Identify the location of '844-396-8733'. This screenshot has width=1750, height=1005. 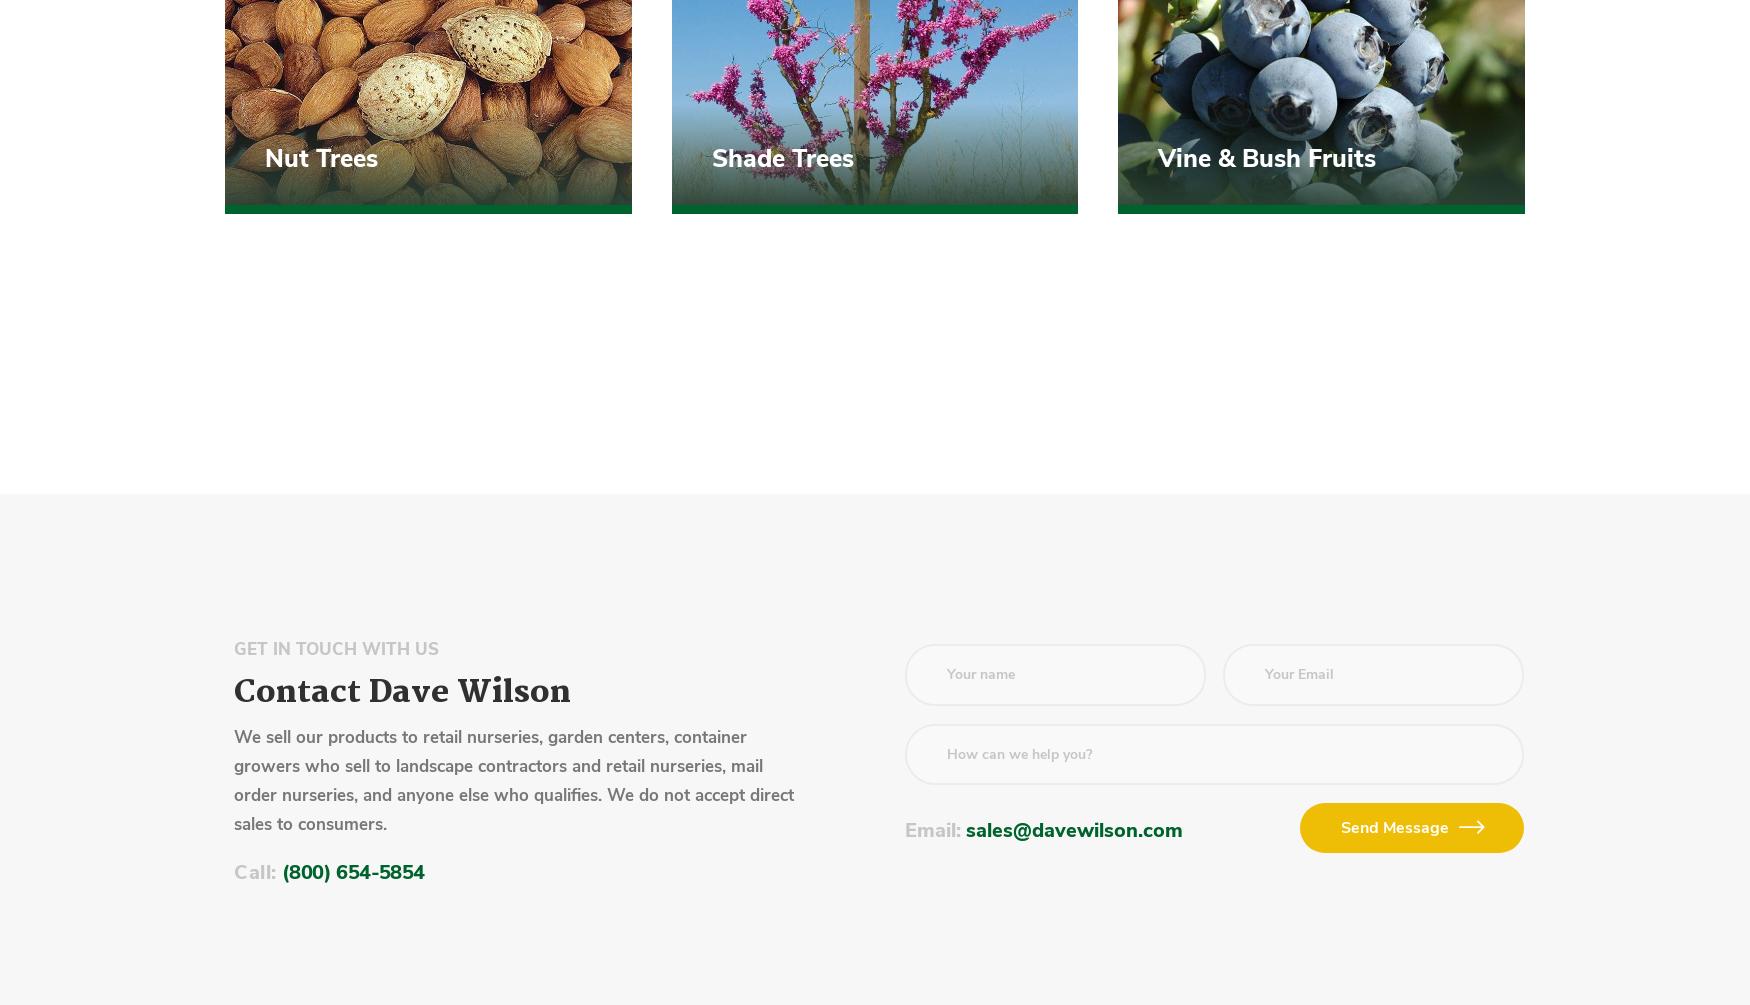
(355, 396).